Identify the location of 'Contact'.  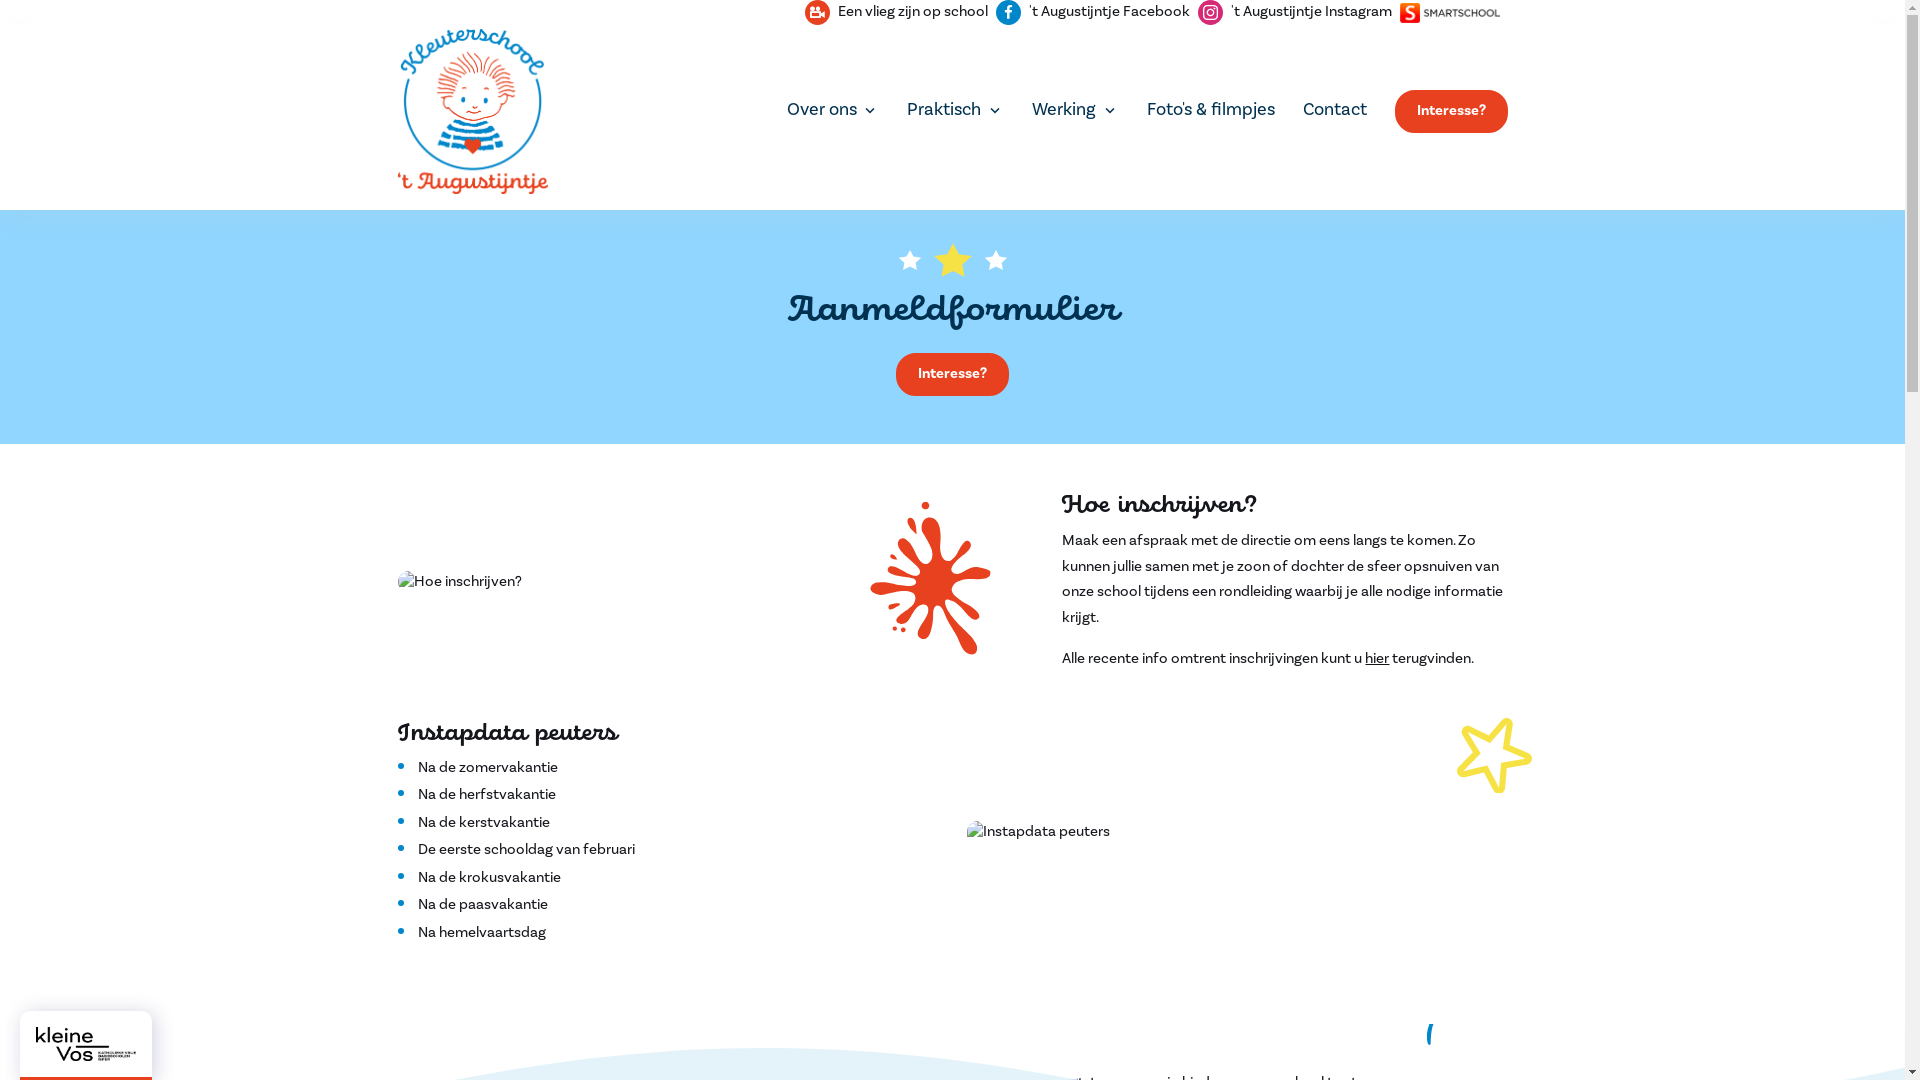
(1301, 109).